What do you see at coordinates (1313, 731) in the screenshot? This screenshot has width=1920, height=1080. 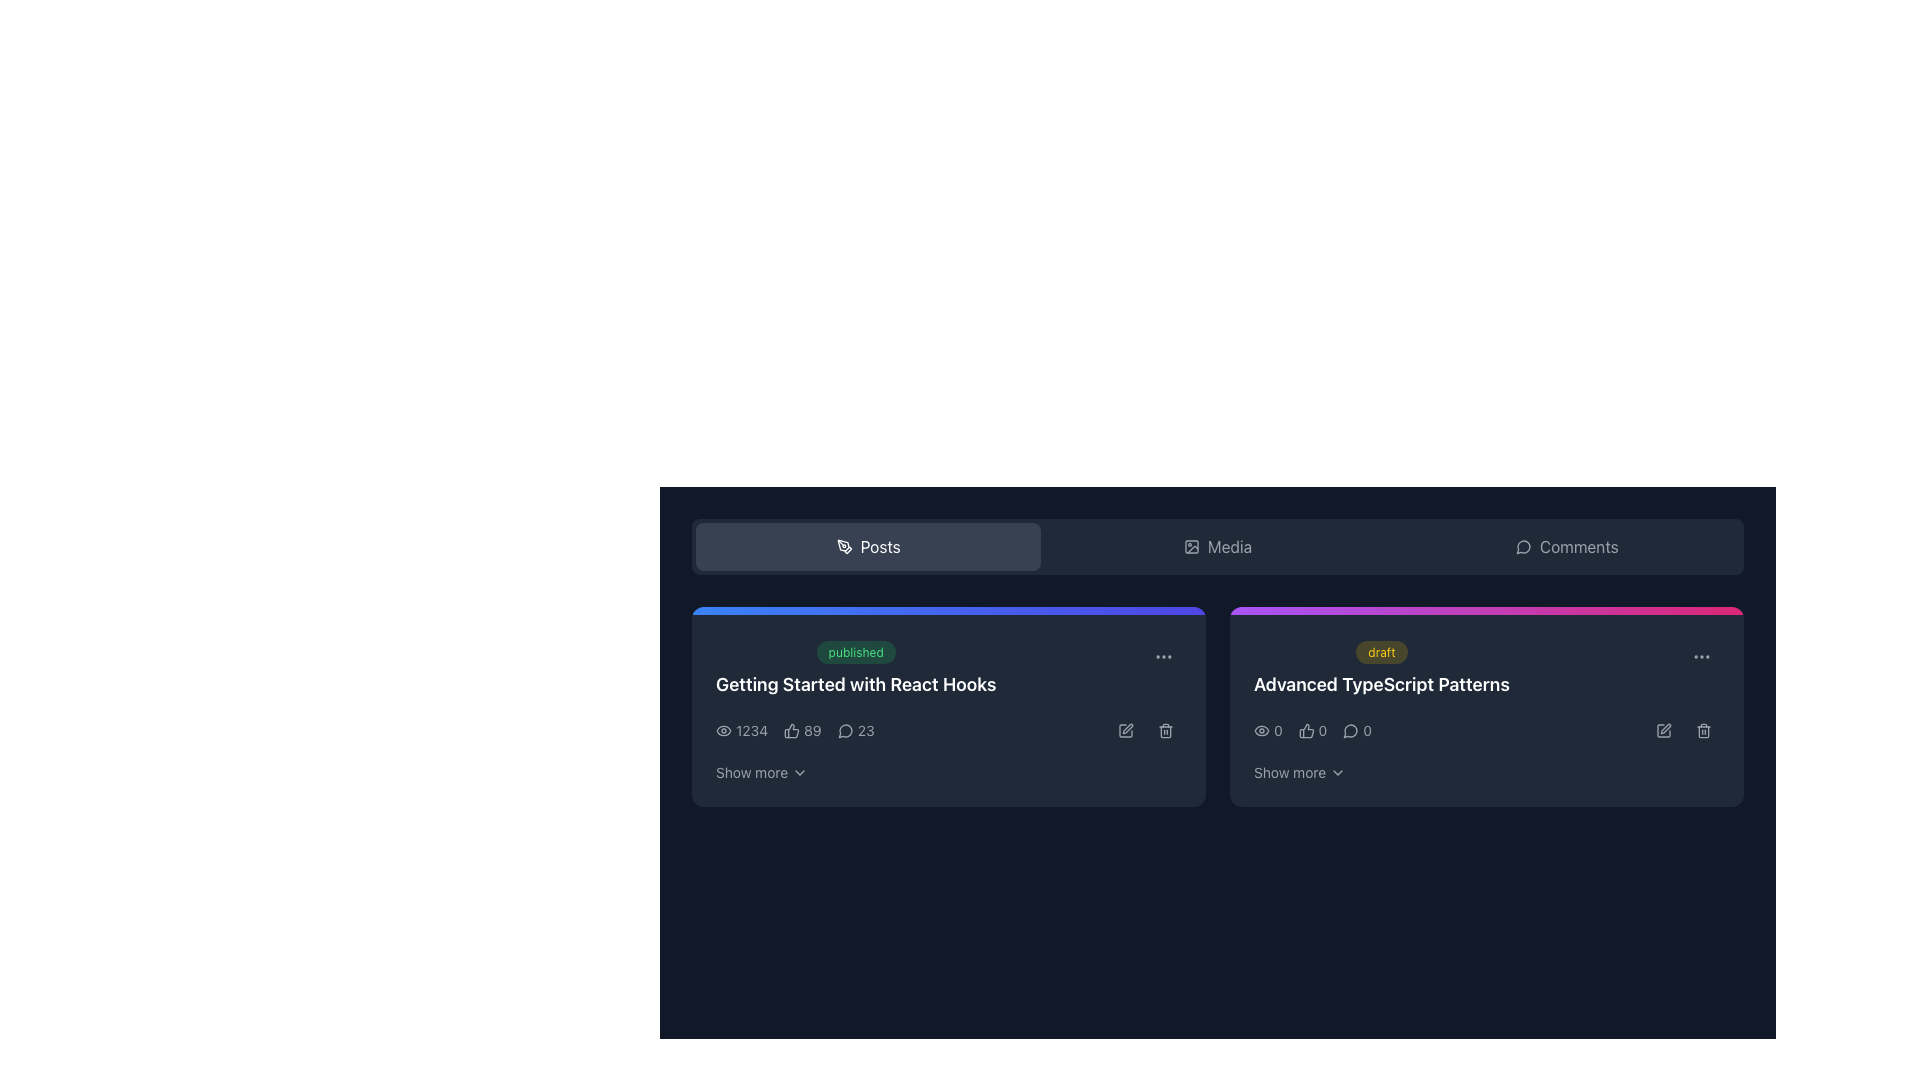 I see `the thumbs-up icon displaying '0' to increment or register a 'like' in the Advanced TypeScript Patterns card` at bounding box center [1313, 731].